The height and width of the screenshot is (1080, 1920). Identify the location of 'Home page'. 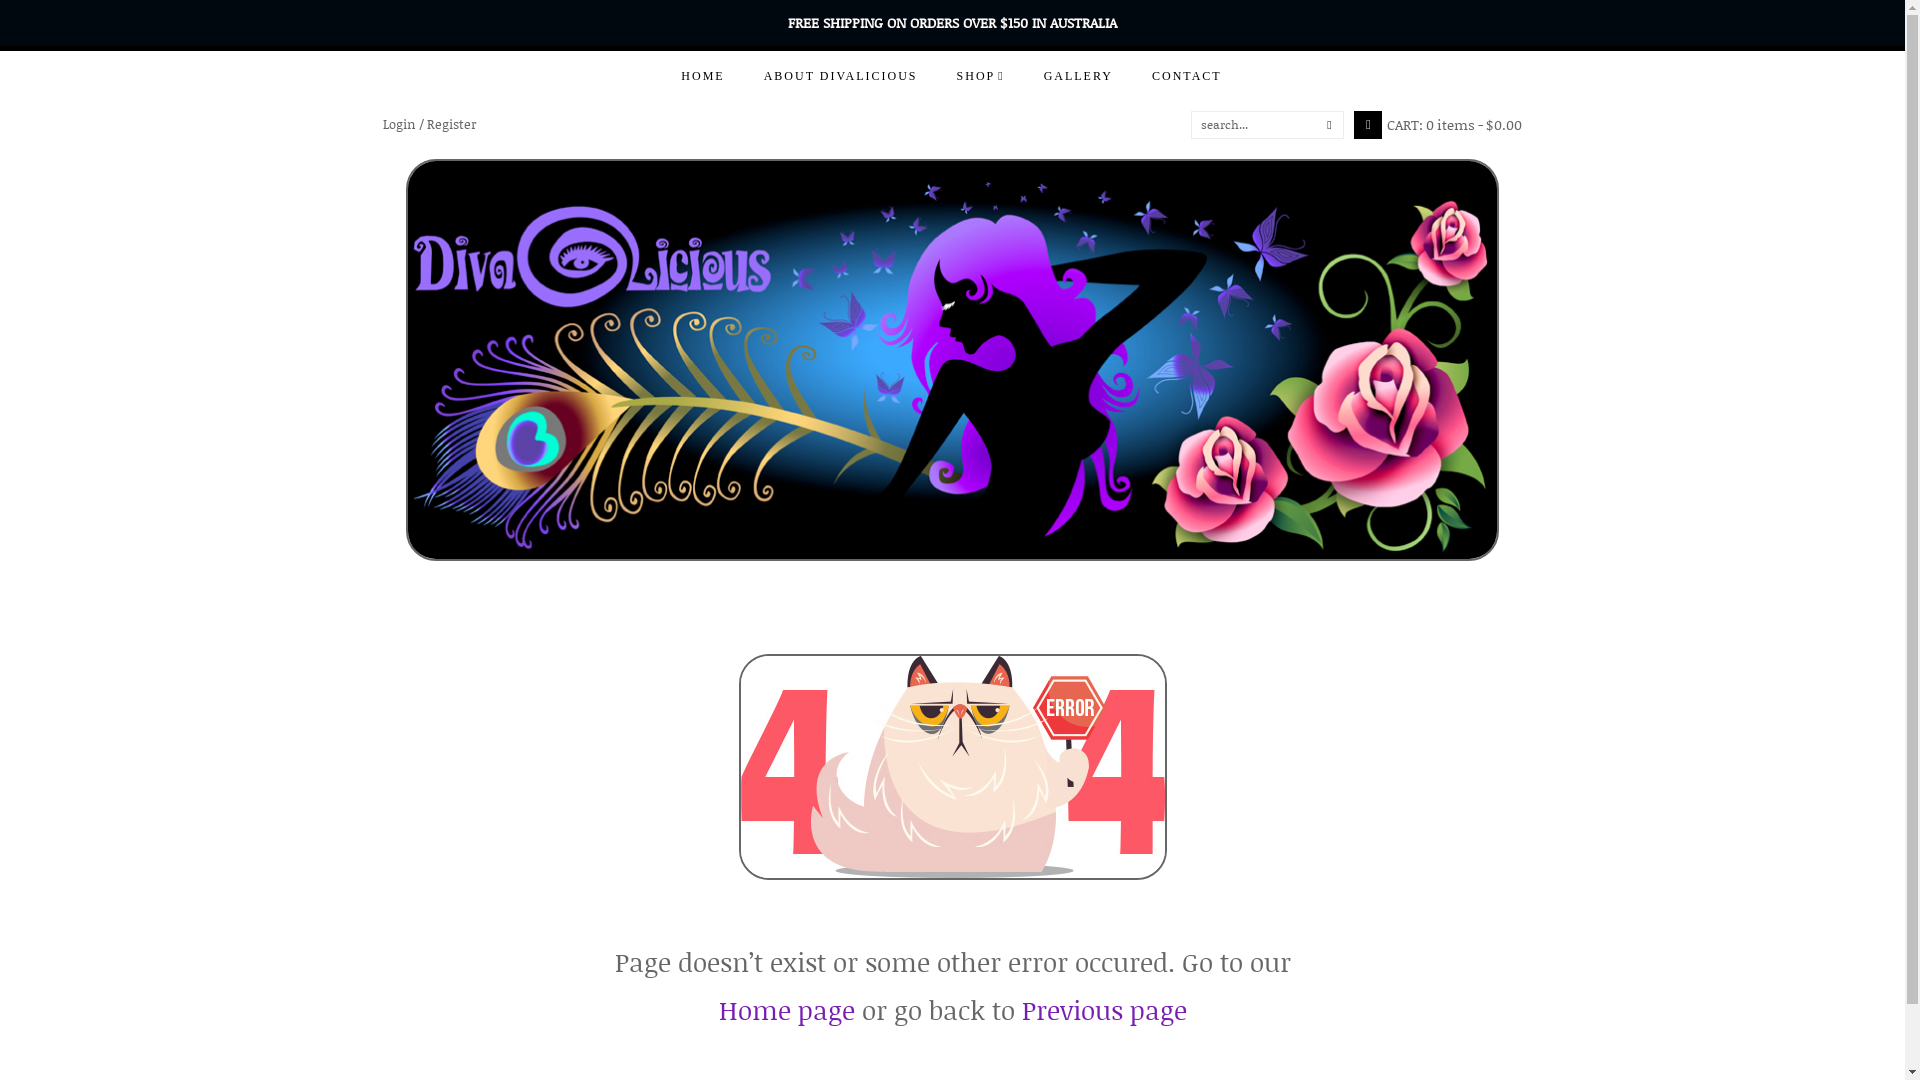
(785, 1010).